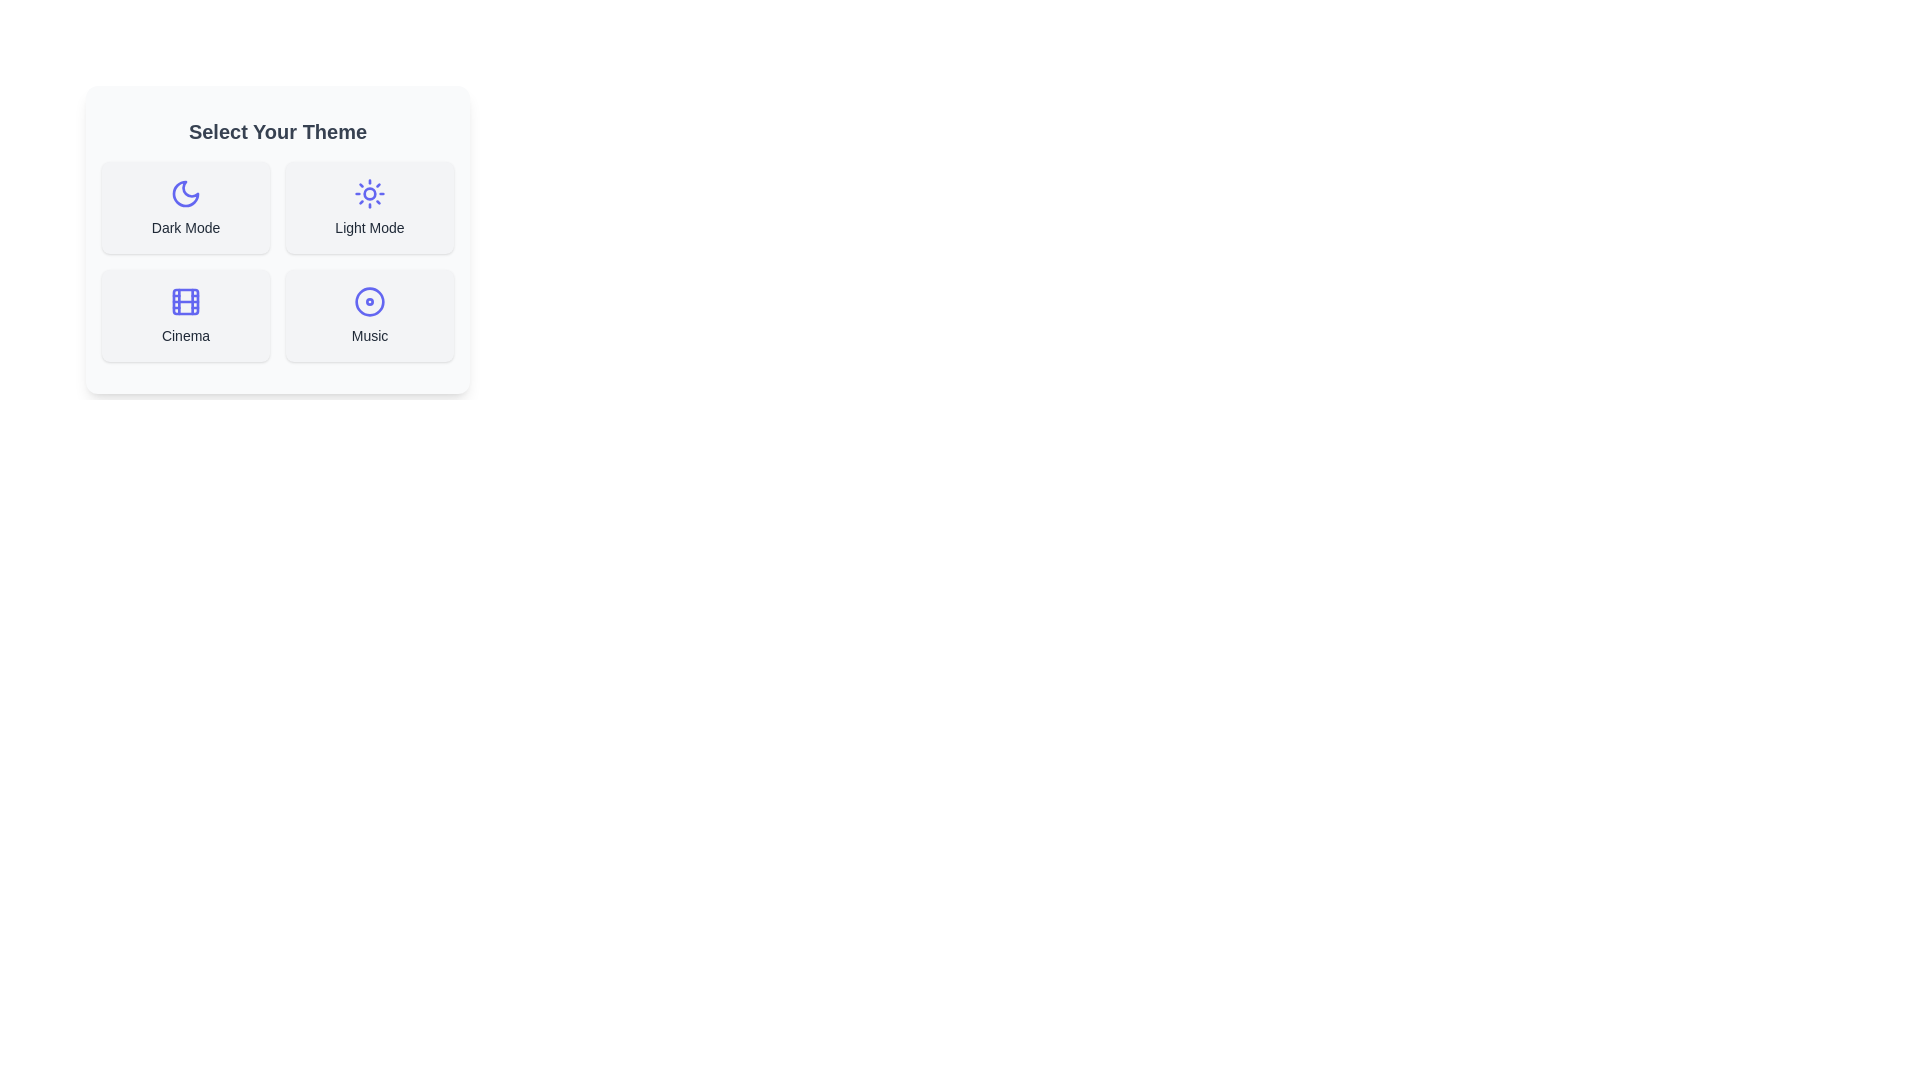  I want to click on the center of the 'Light Mode' sun icon located in the upper-right quadrant of the layout, so click(369, 193).